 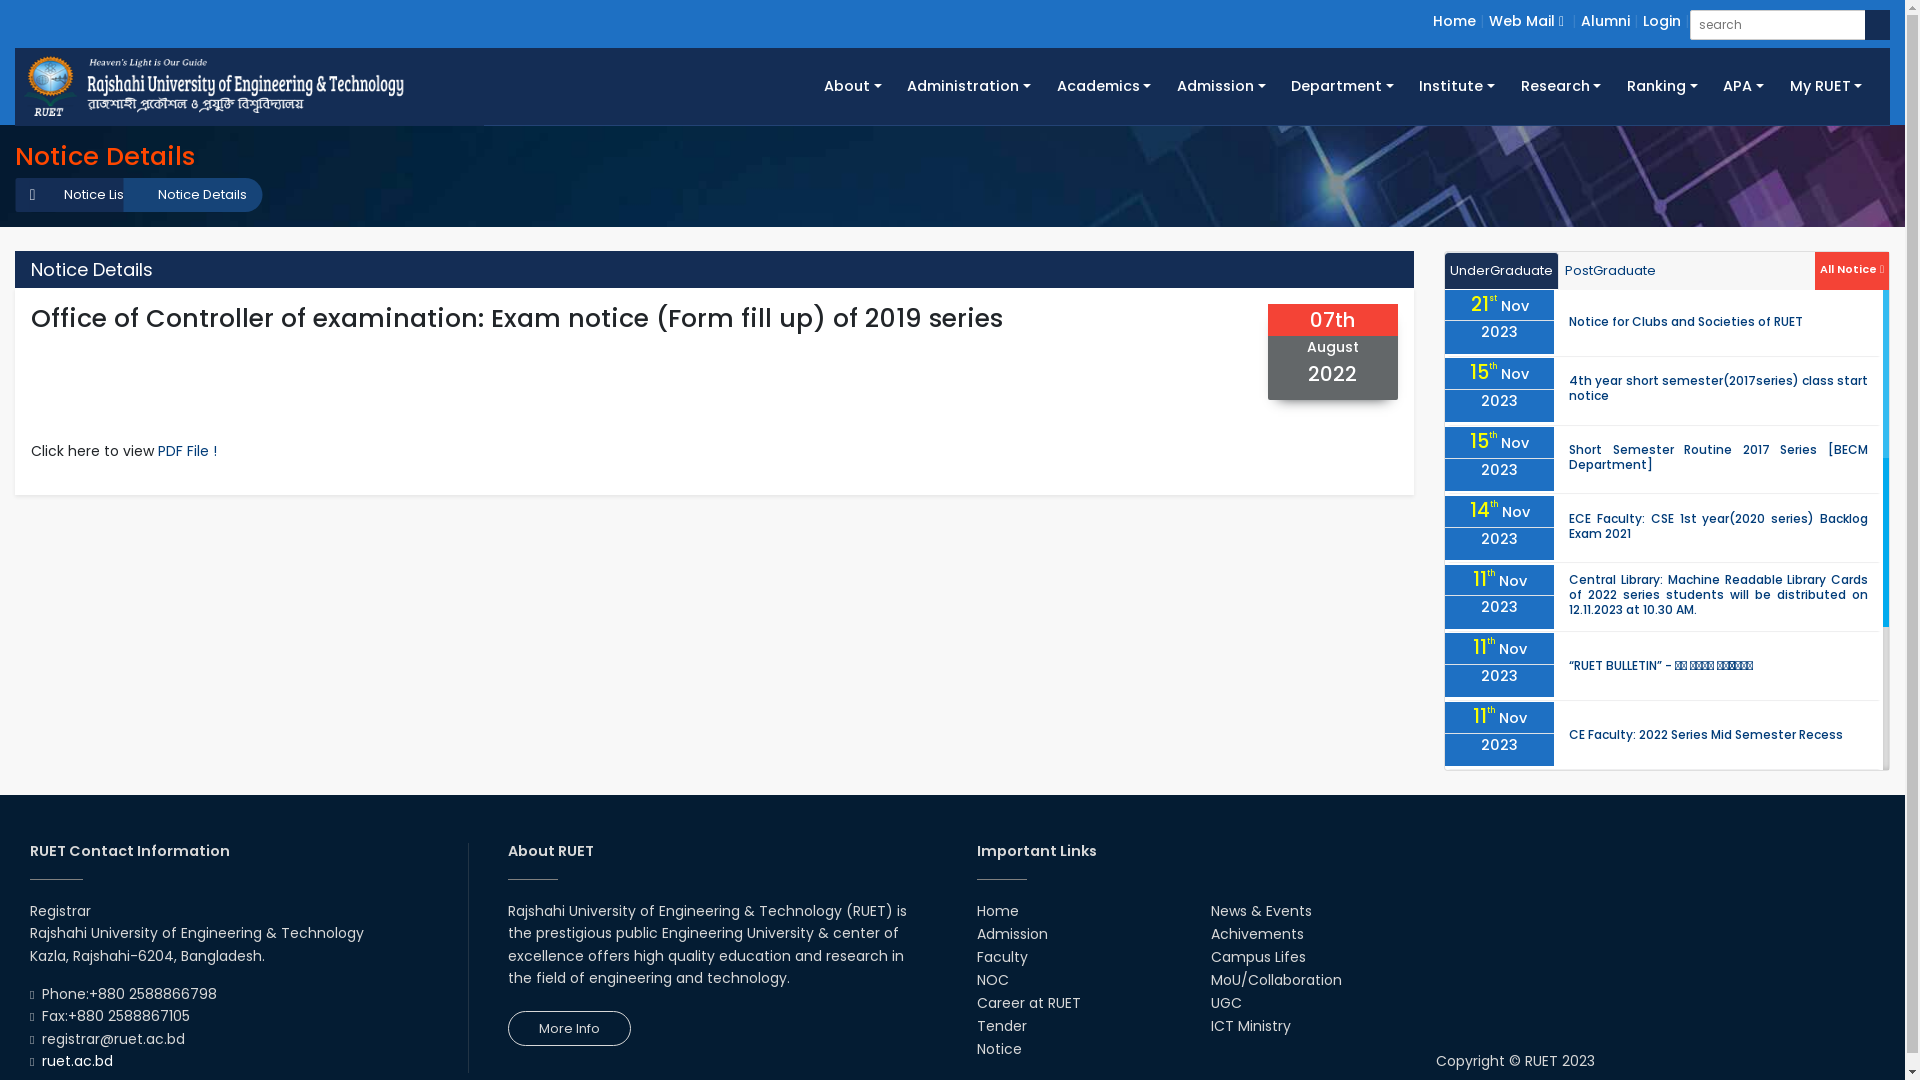 I want to click on 'PDF File !', so click(x=187, y=451).